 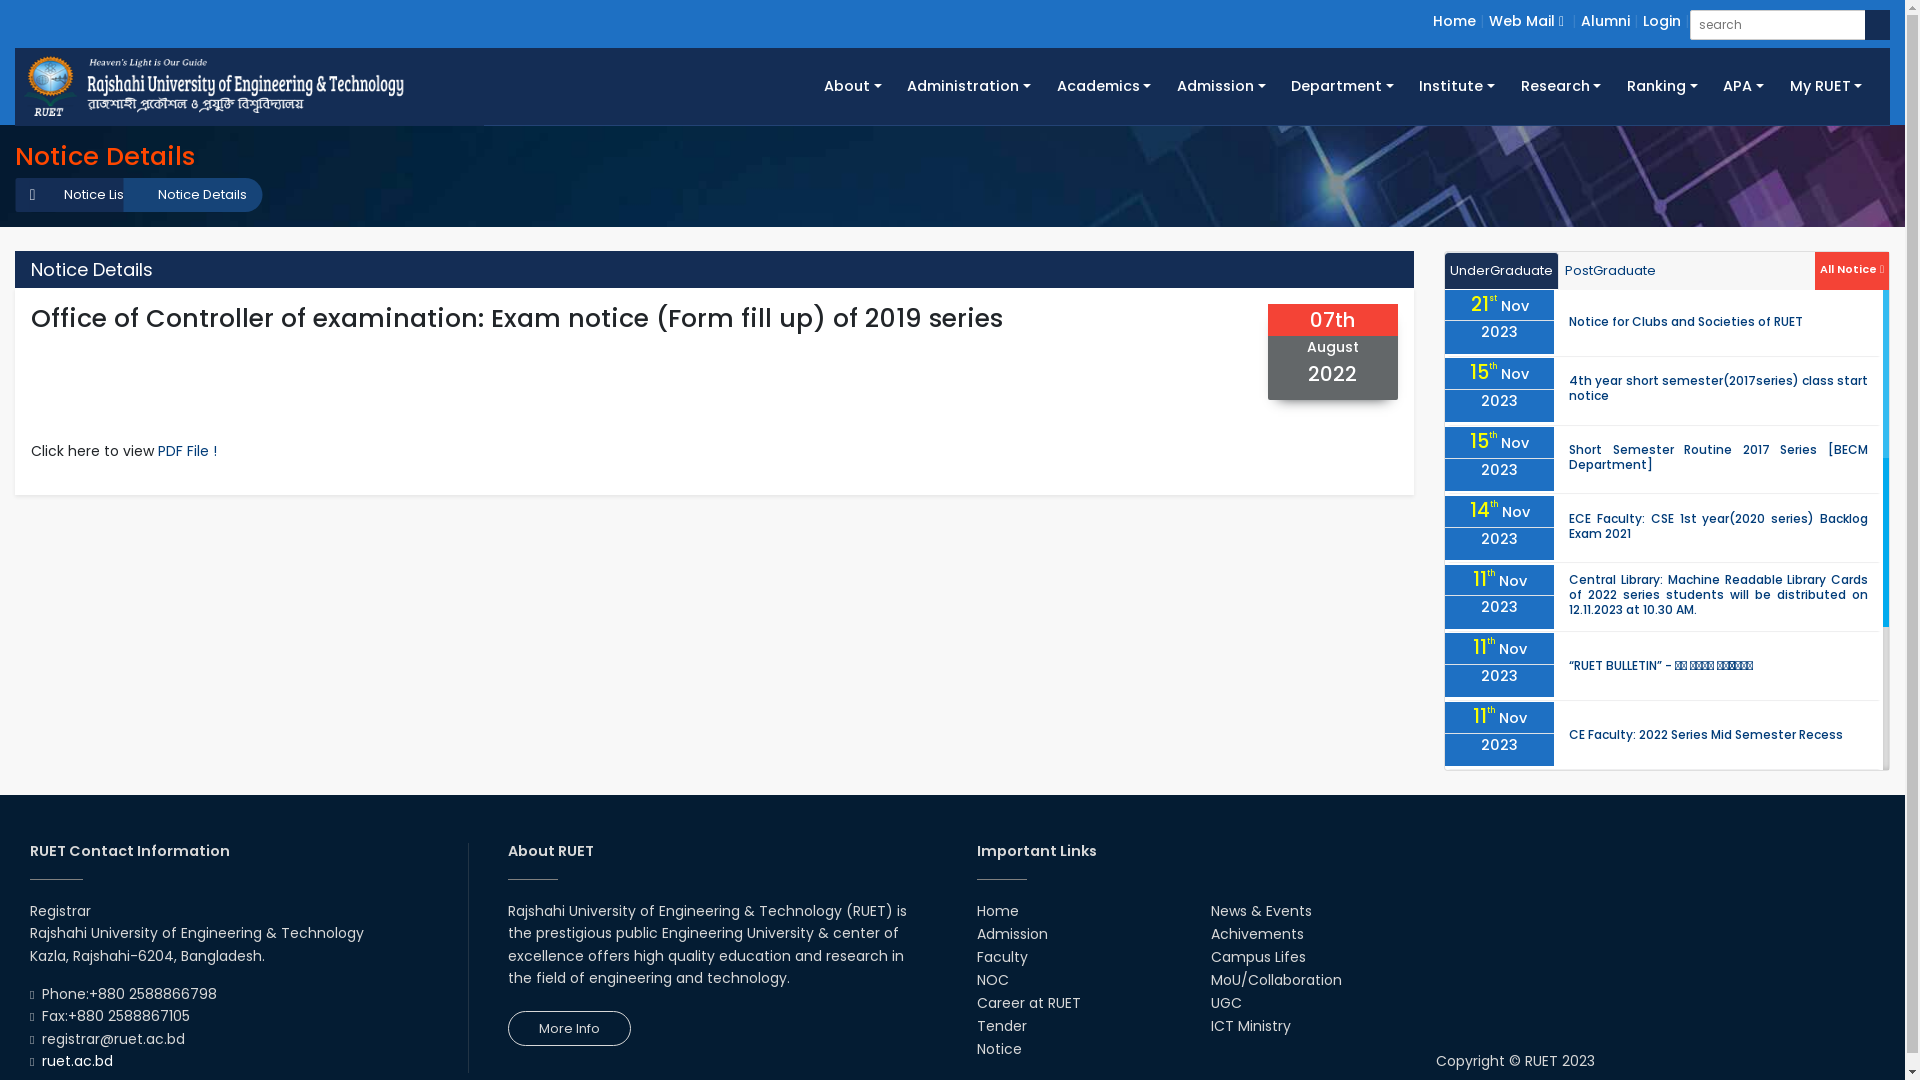 I want to click on 'PDF File !', so click(x=187, y=451).